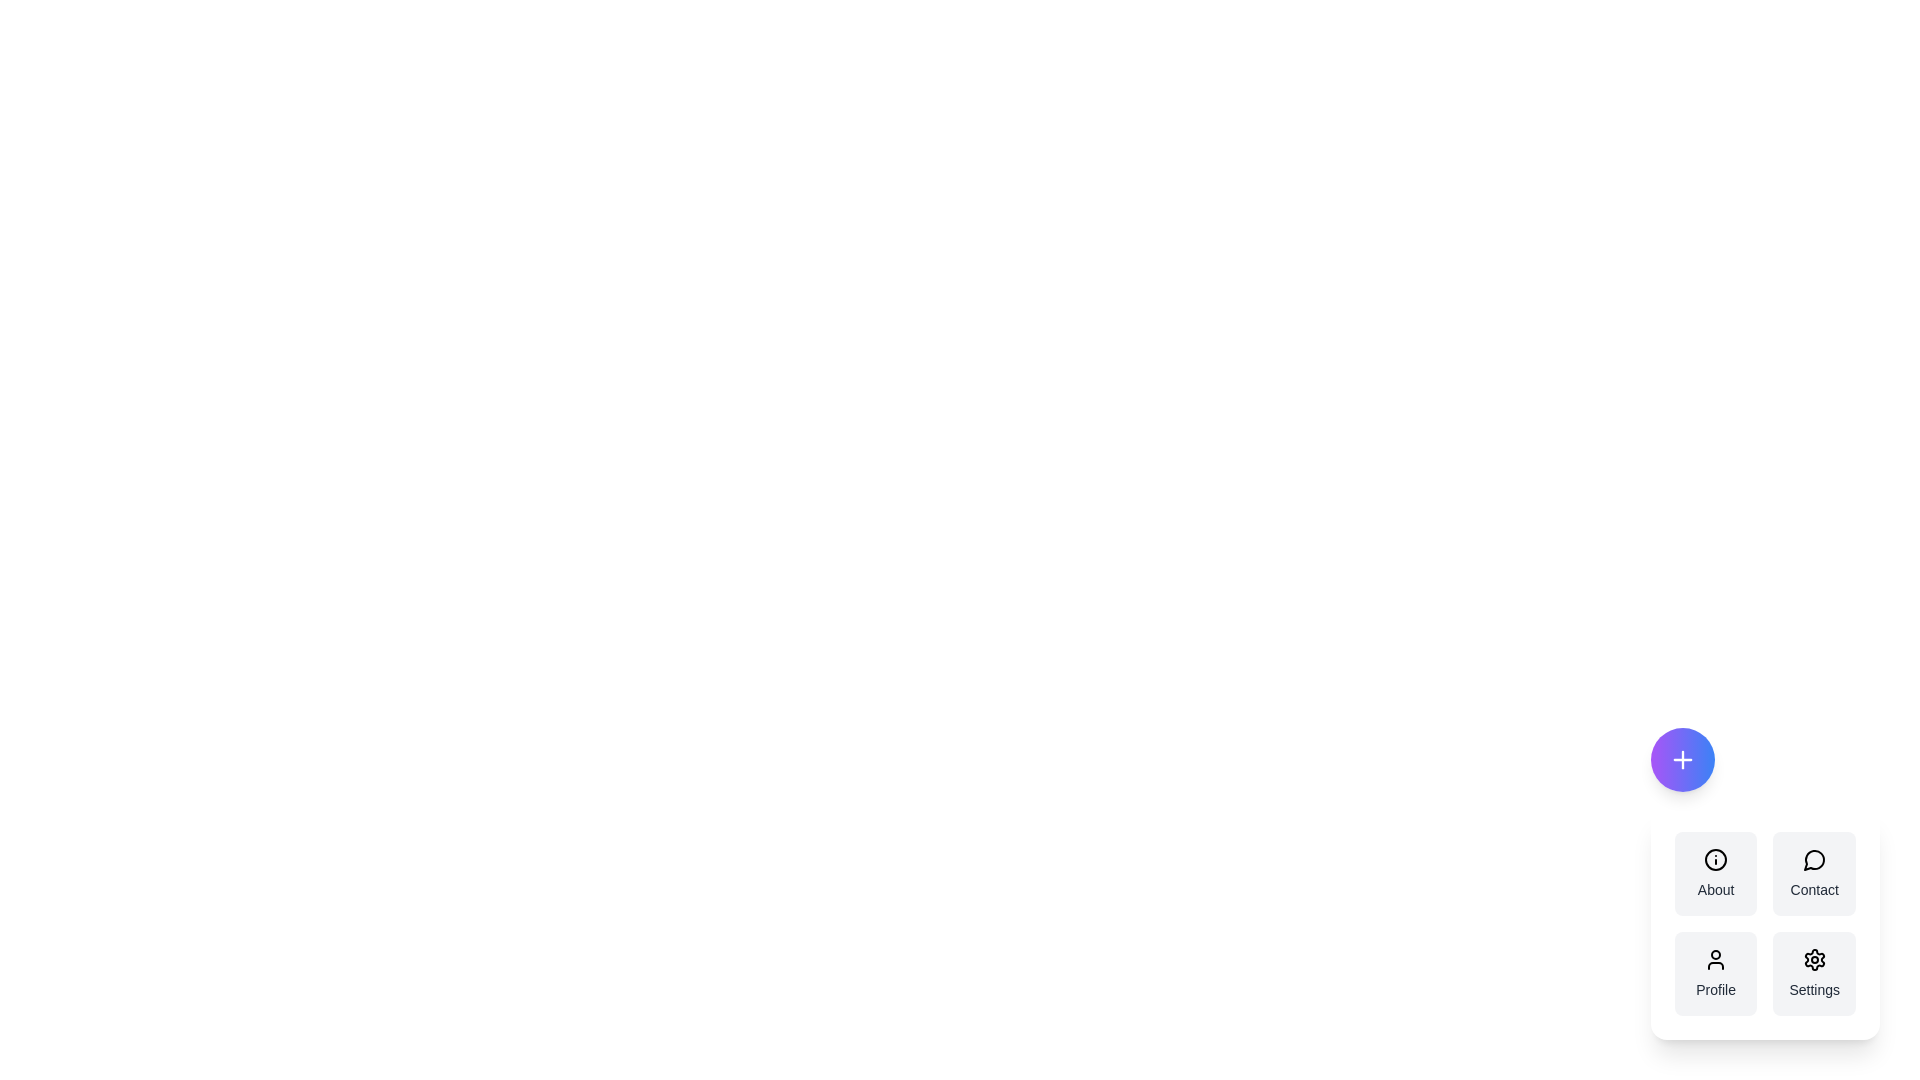 This screenshot has height=1080, width=1920. I want to click on the menu option Profile, so click(1715, 973).